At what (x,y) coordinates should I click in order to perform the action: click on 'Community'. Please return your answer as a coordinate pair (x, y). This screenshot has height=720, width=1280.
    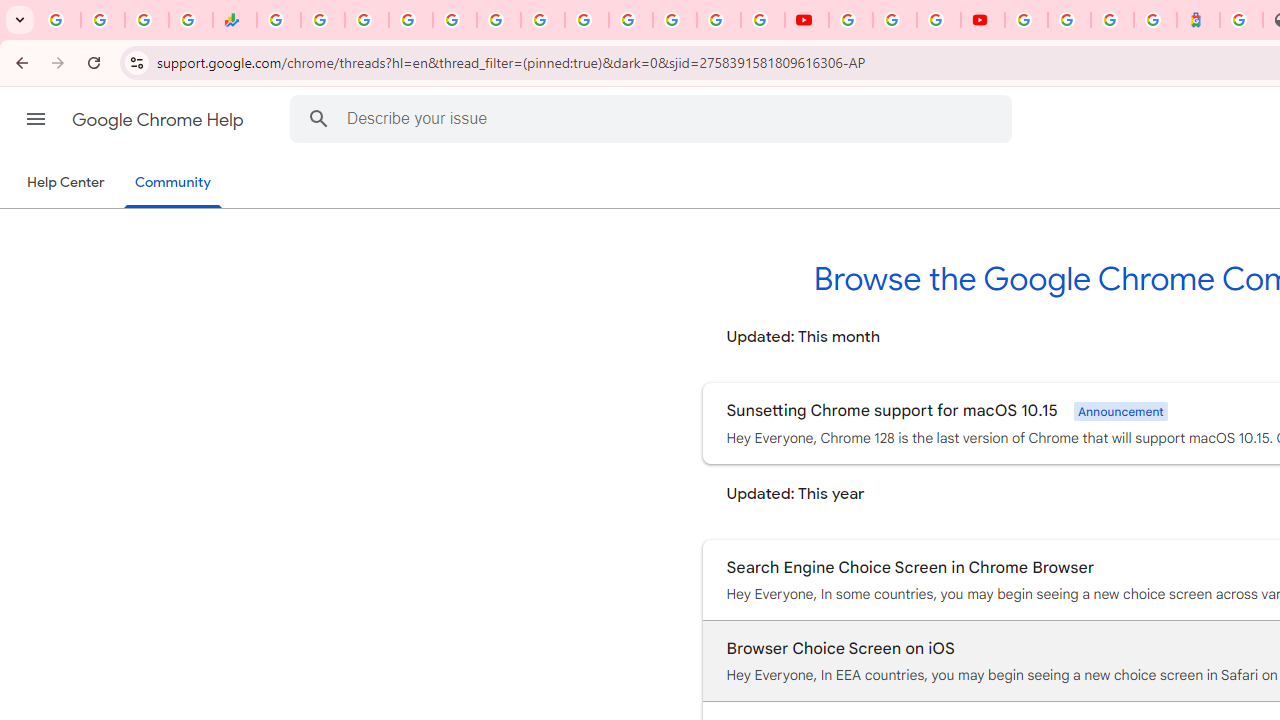
    Looking at the image, I should click on (172, 183).